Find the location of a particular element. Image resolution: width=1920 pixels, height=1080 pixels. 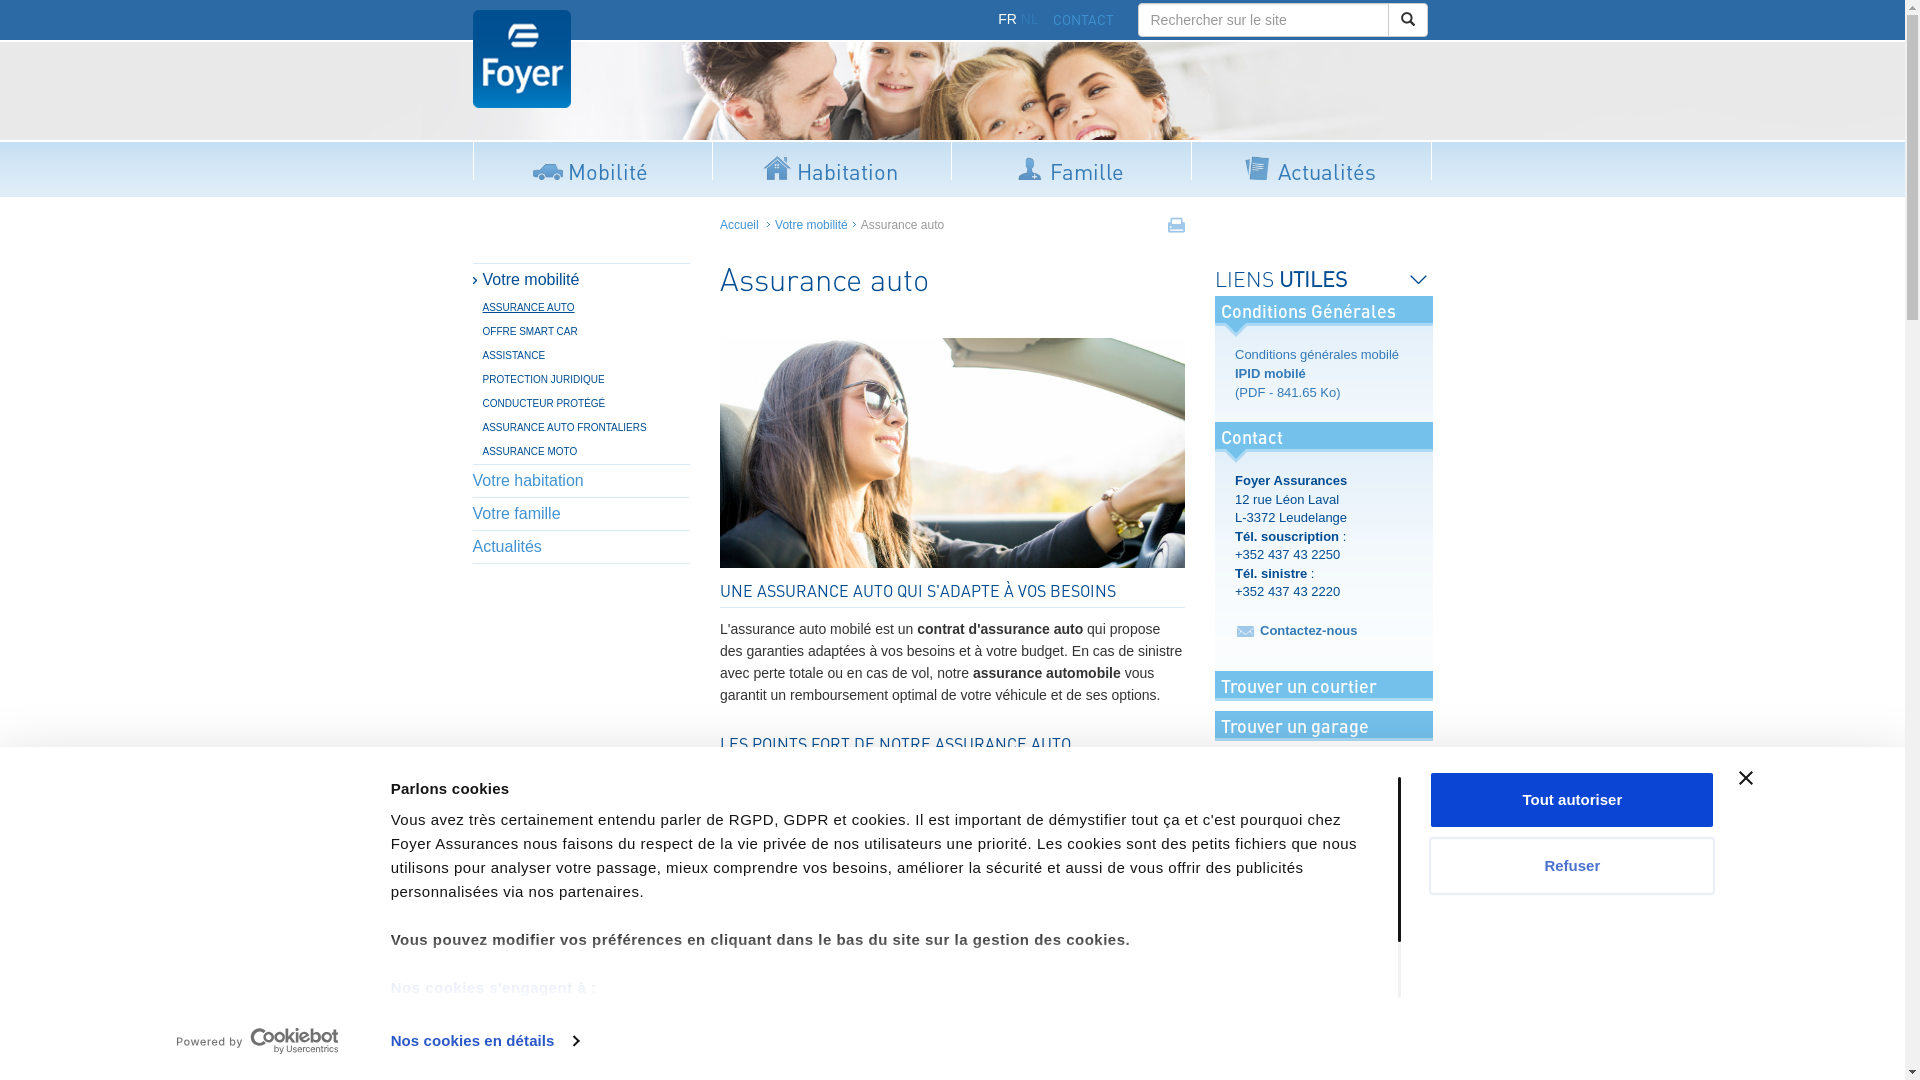

'ASSISTANCE' is located at coordinates (584, 354).